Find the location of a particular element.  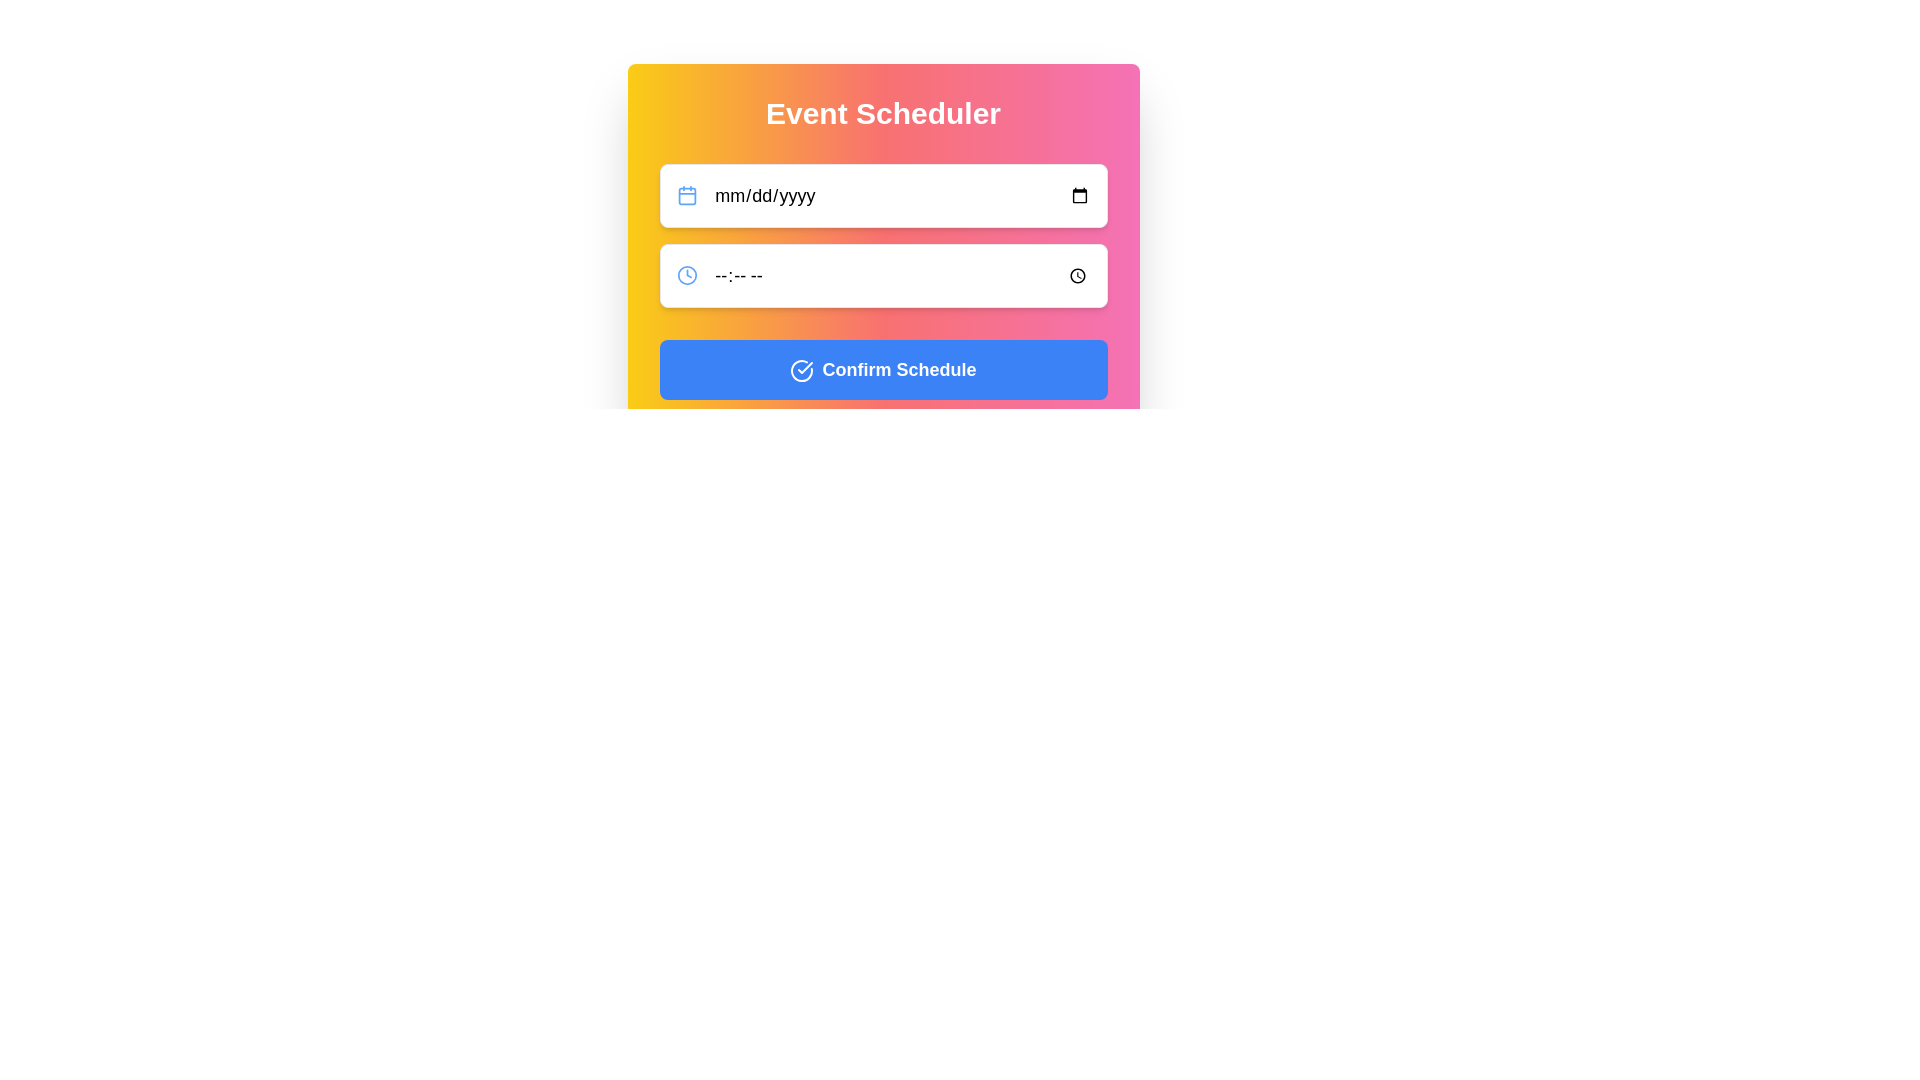

the background frame of the calendar icon located immediately to the left of the 'mm/dd/yyyy' text string in the date input field is located at coordinates (686, 196).